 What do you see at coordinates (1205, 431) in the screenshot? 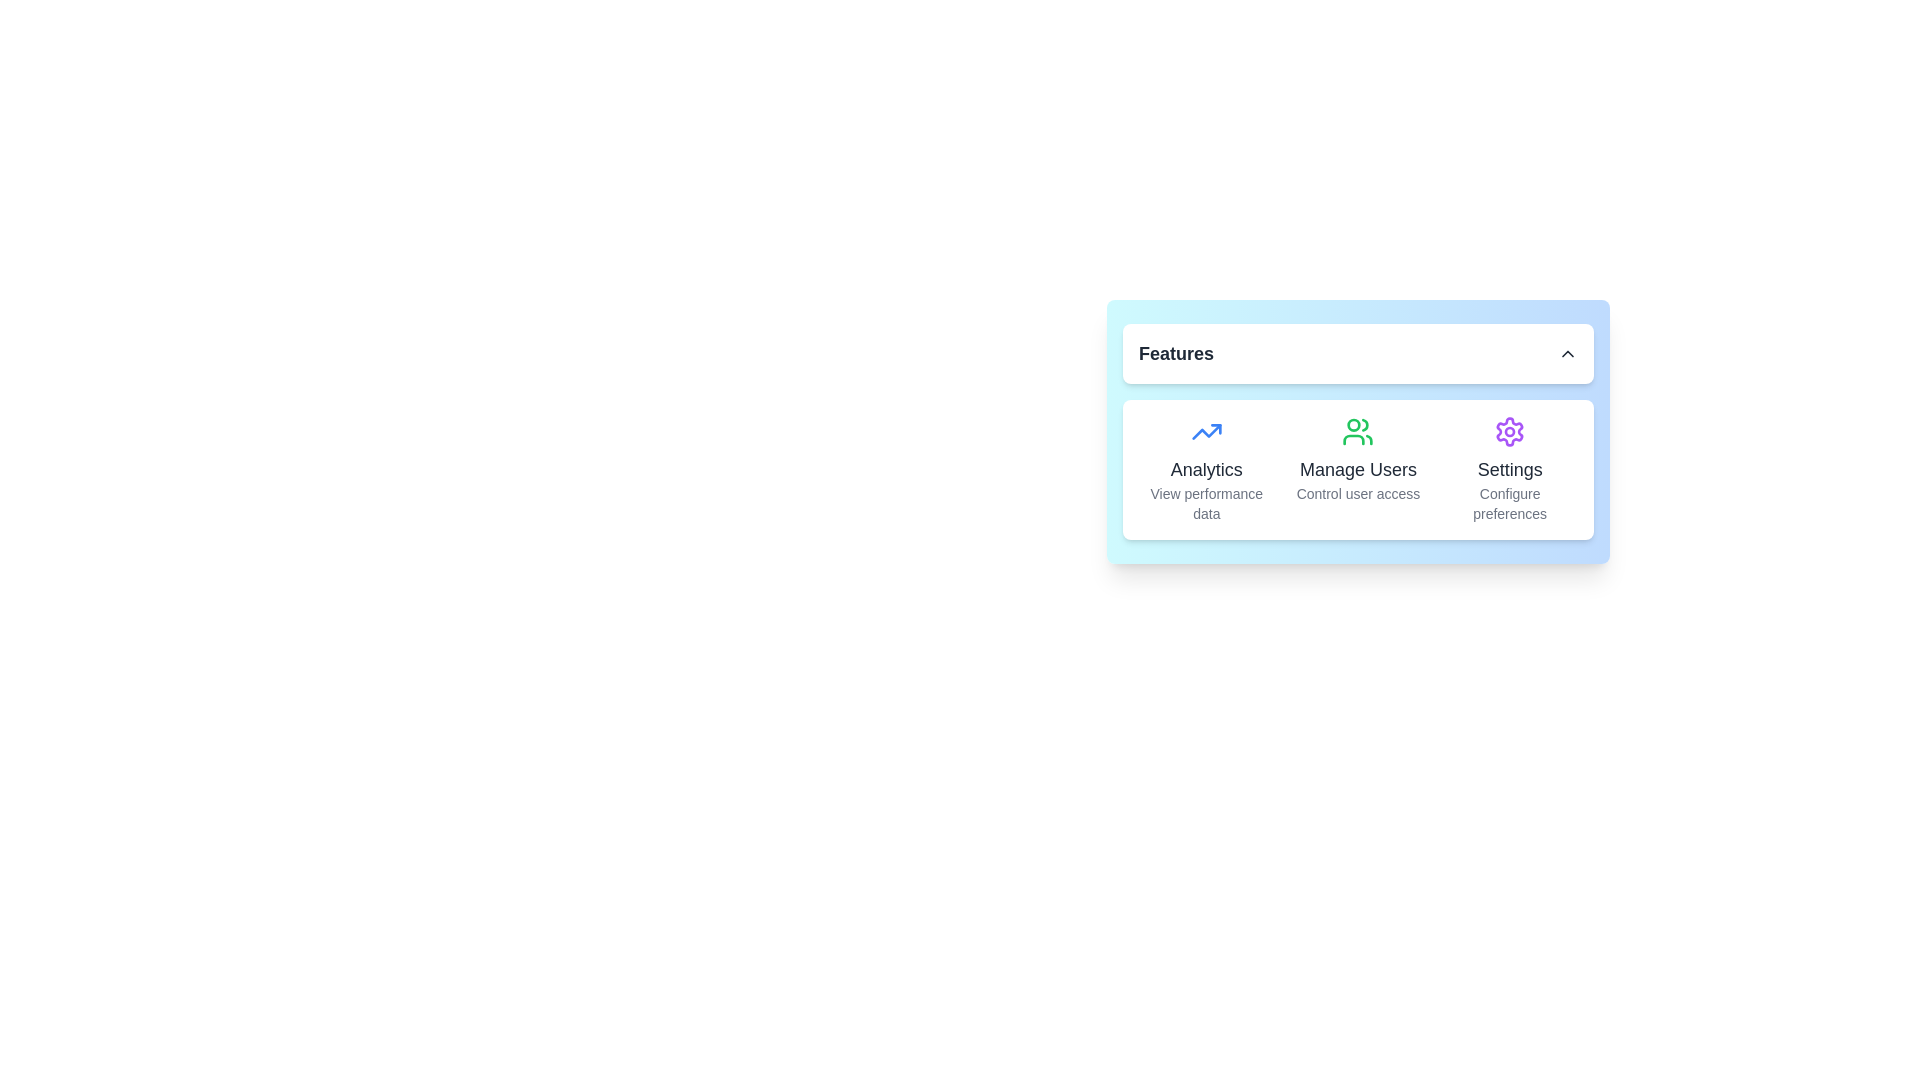
I see `the Analytics icon located at the top-left of the feature items box` at bounding box center [1205, 431].